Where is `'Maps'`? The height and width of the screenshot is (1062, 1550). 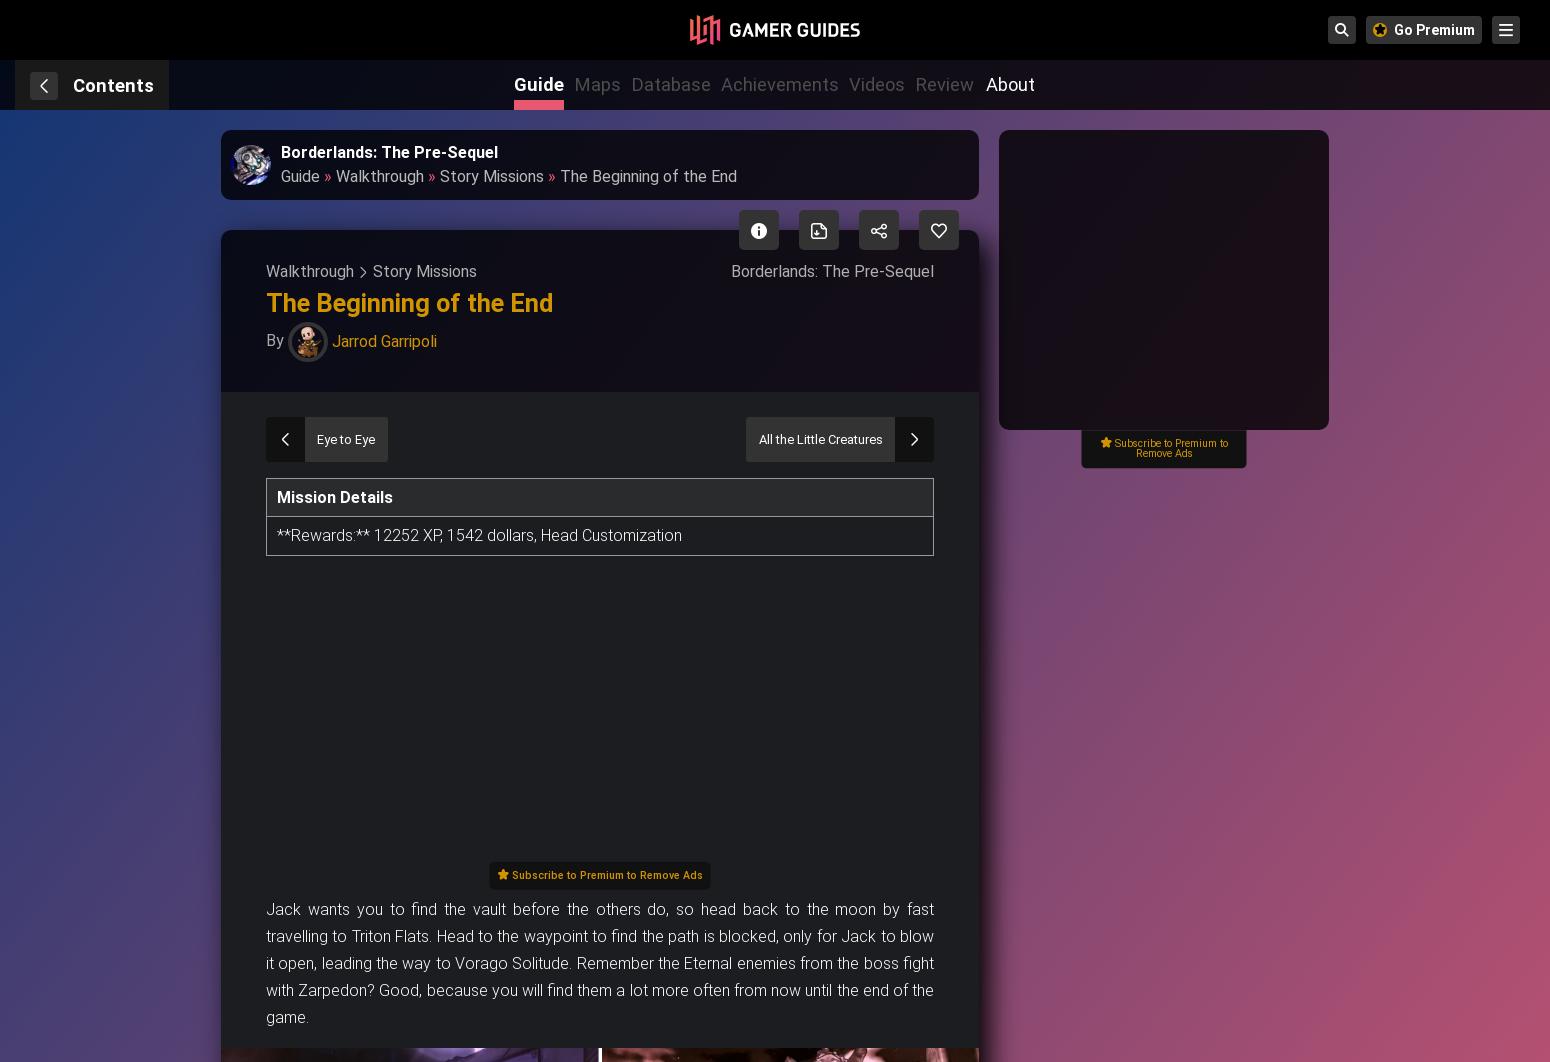
'Maps' is located at coordinates (597, 84).